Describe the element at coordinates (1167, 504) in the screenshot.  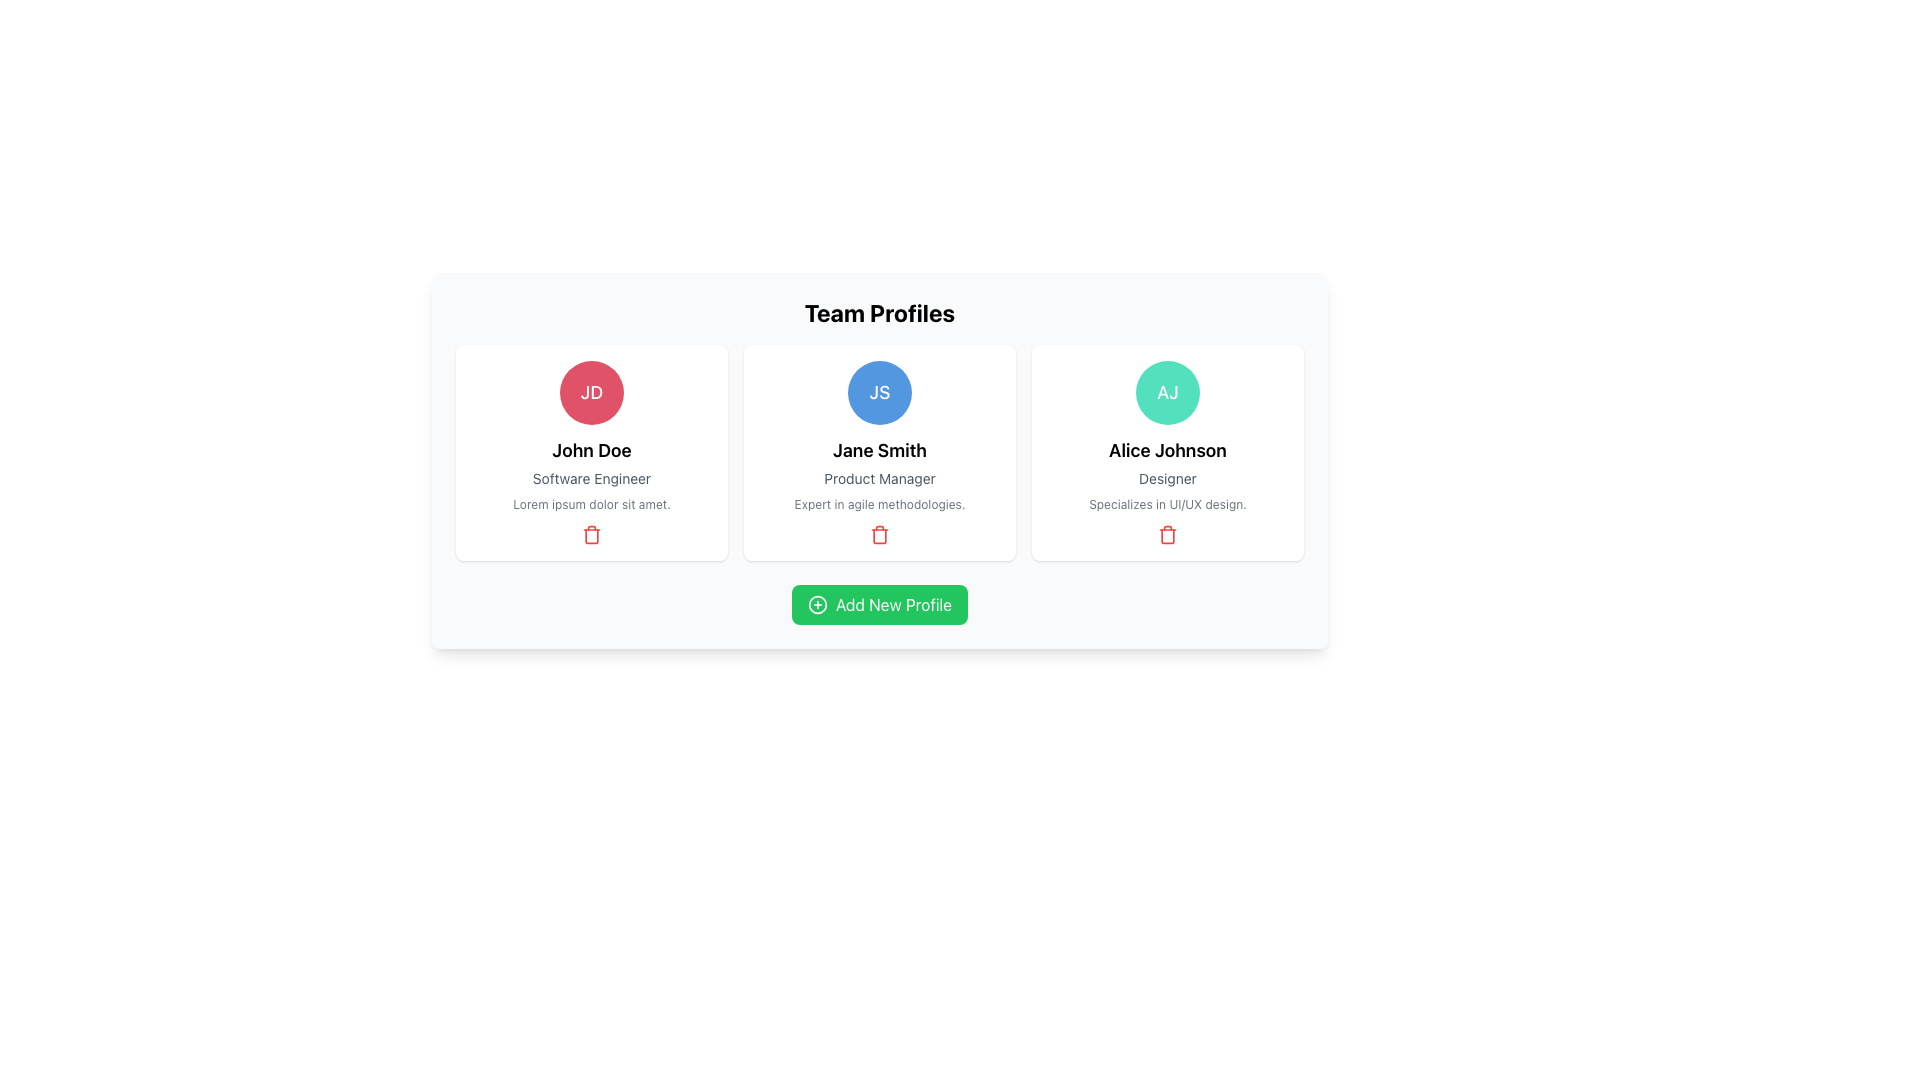
I see `descriptive Static Text about the individual featured in the rightmost profile card, located beneath the 'Designer' label and above a graphical button` at that location.